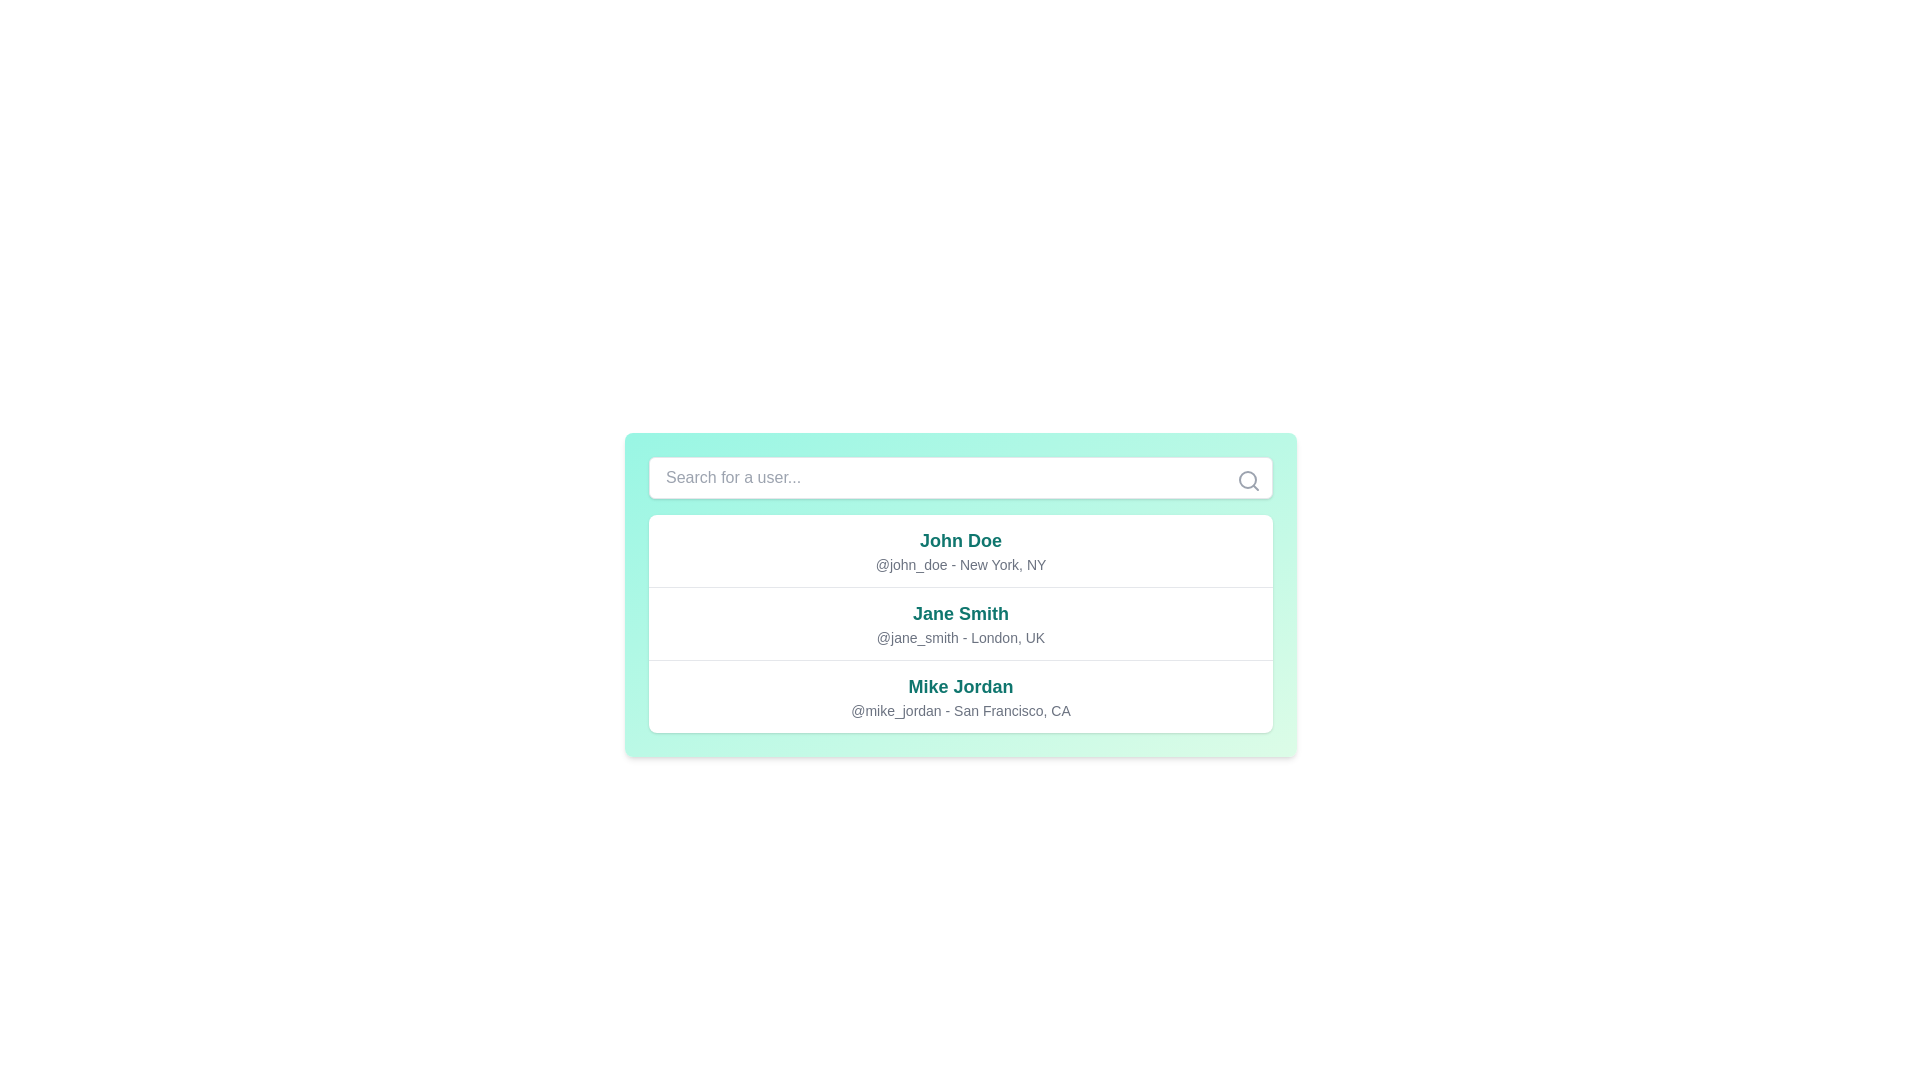 The height and width of the screenshot is (1080, 1920). Describe the element at coordinates (960, 637) in the screenshot. I see `the text label displaying '@jane_smith - London, UK', which is styled with a small font size and gray color, positioned beneath the larger text 'Jane Smith'` at that location.